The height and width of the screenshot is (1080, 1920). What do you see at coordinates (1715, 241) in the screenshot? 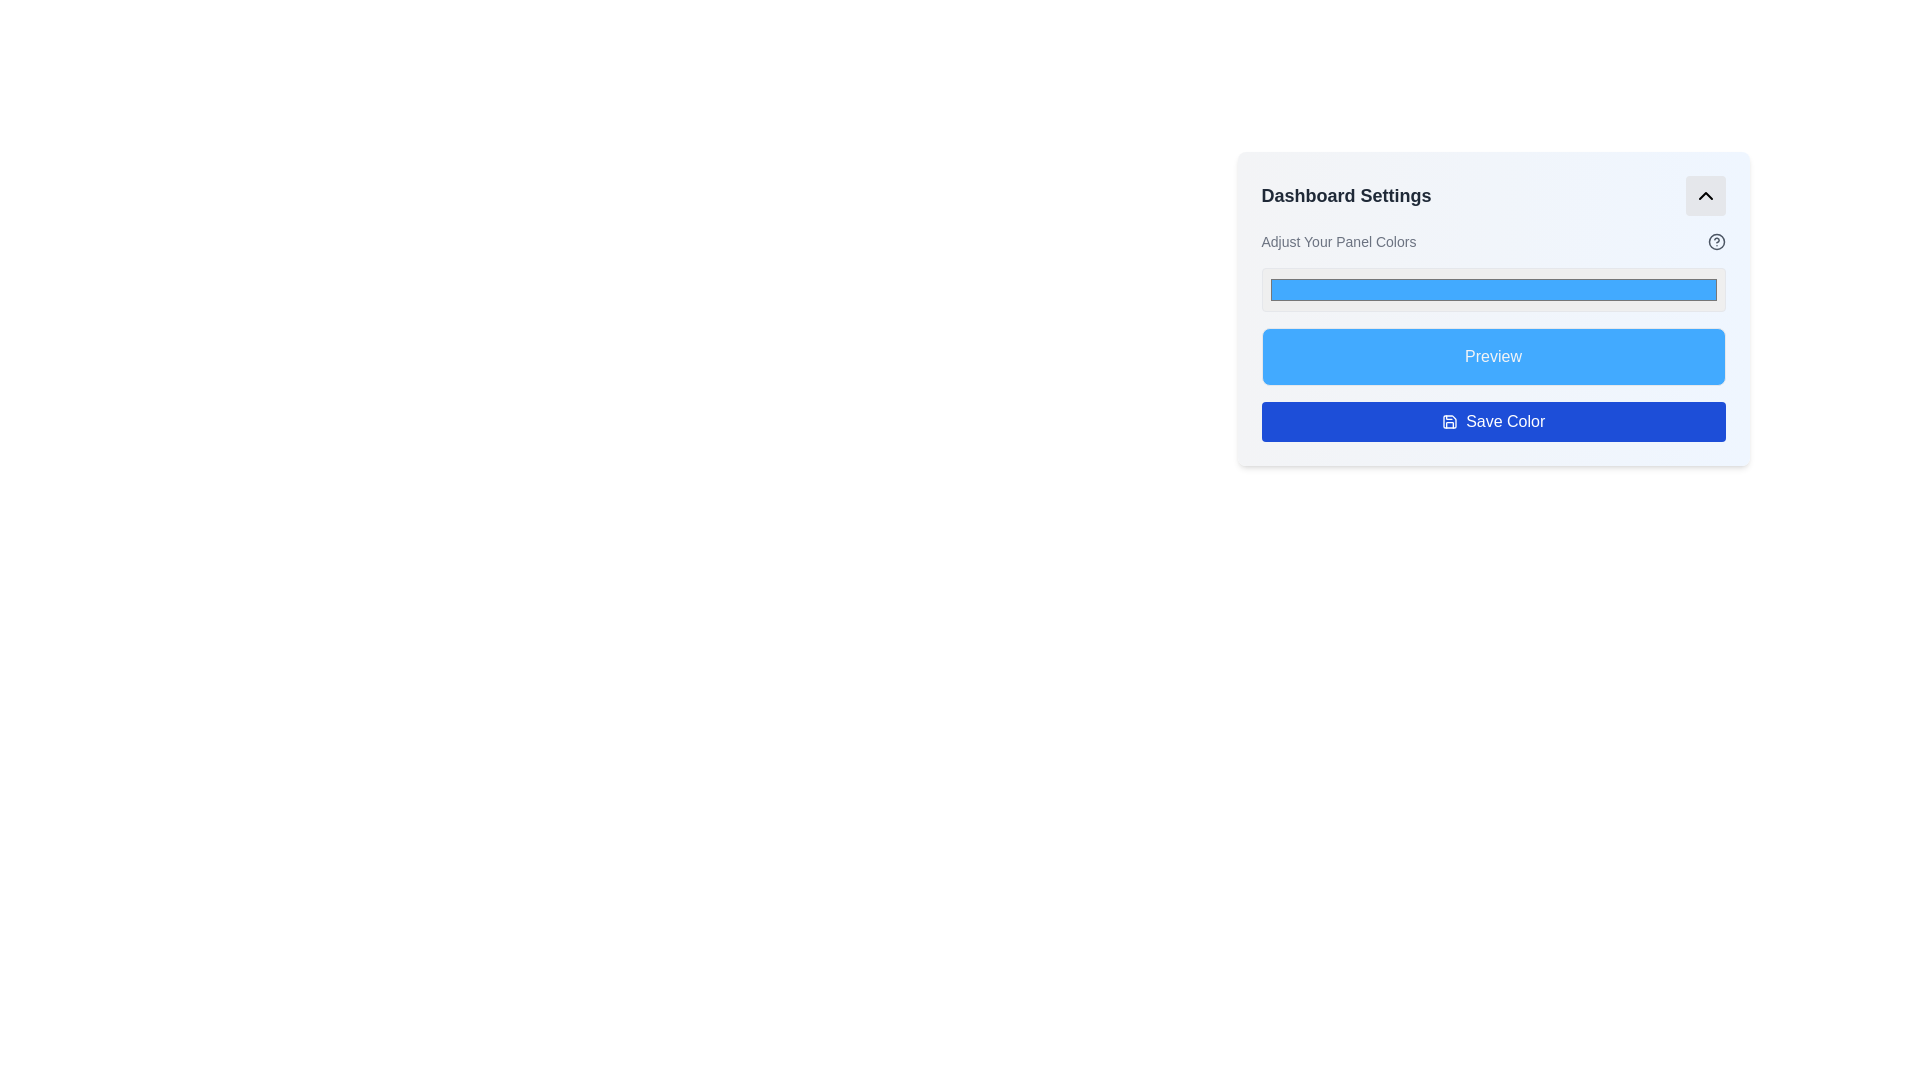
I see `the small circular help icon with a question mark at the far right of the 'Adjust Your Panel Colors' section` at bounding box center [1715, 241].